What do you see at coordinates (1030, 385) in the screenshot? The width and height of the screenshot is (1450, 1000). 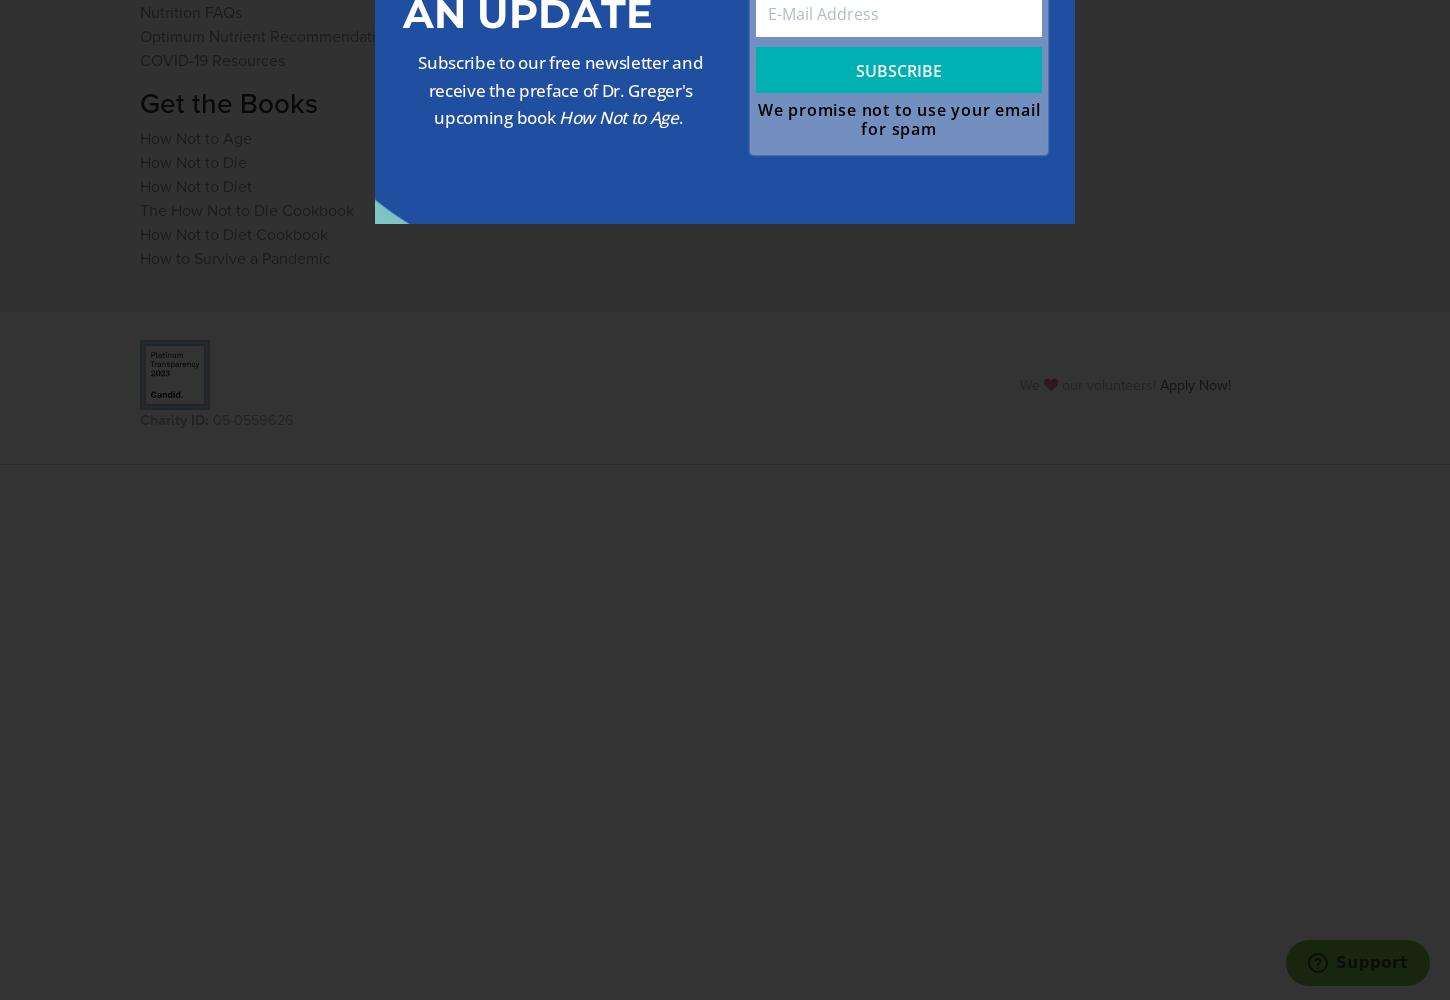 I see `'We'` at bounding box center [1030, 385].